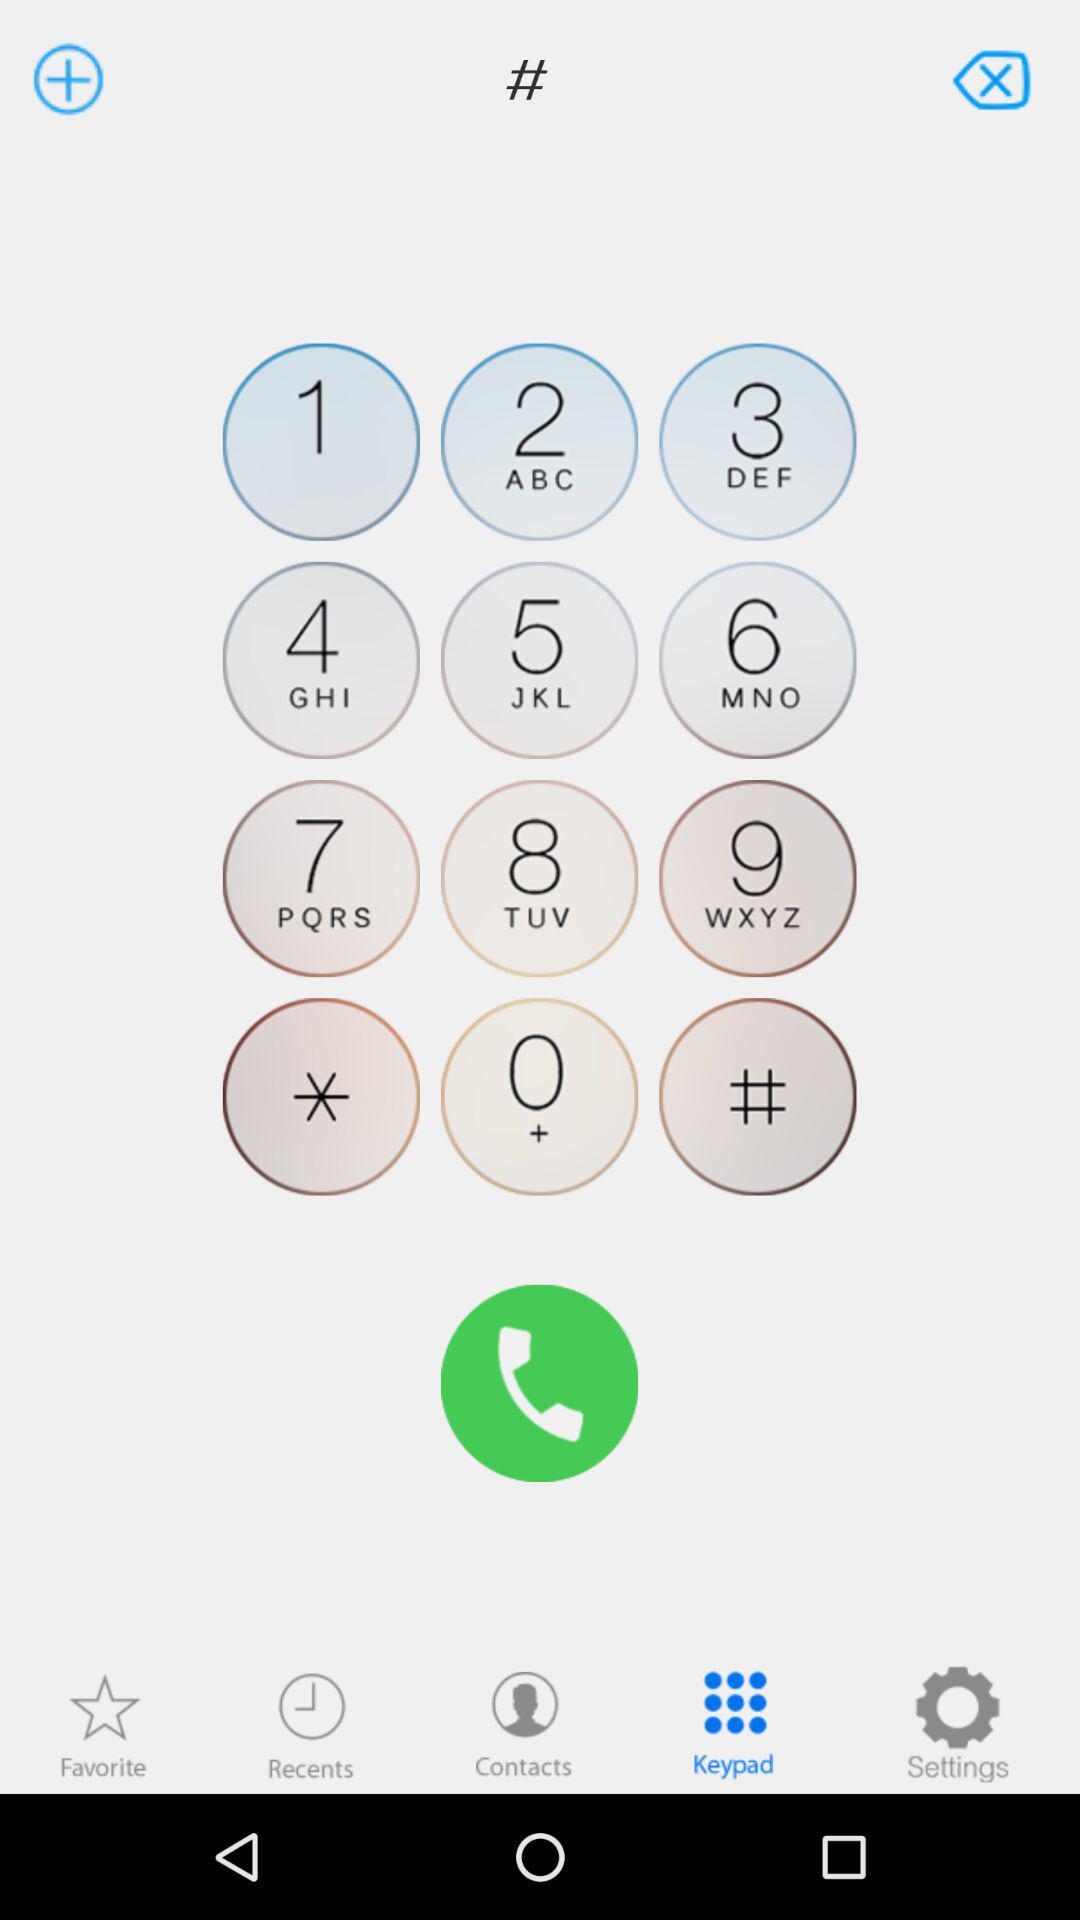  Describe the element at coordinates (757, 878) in the screenshot. I see `dial 9` at that location.